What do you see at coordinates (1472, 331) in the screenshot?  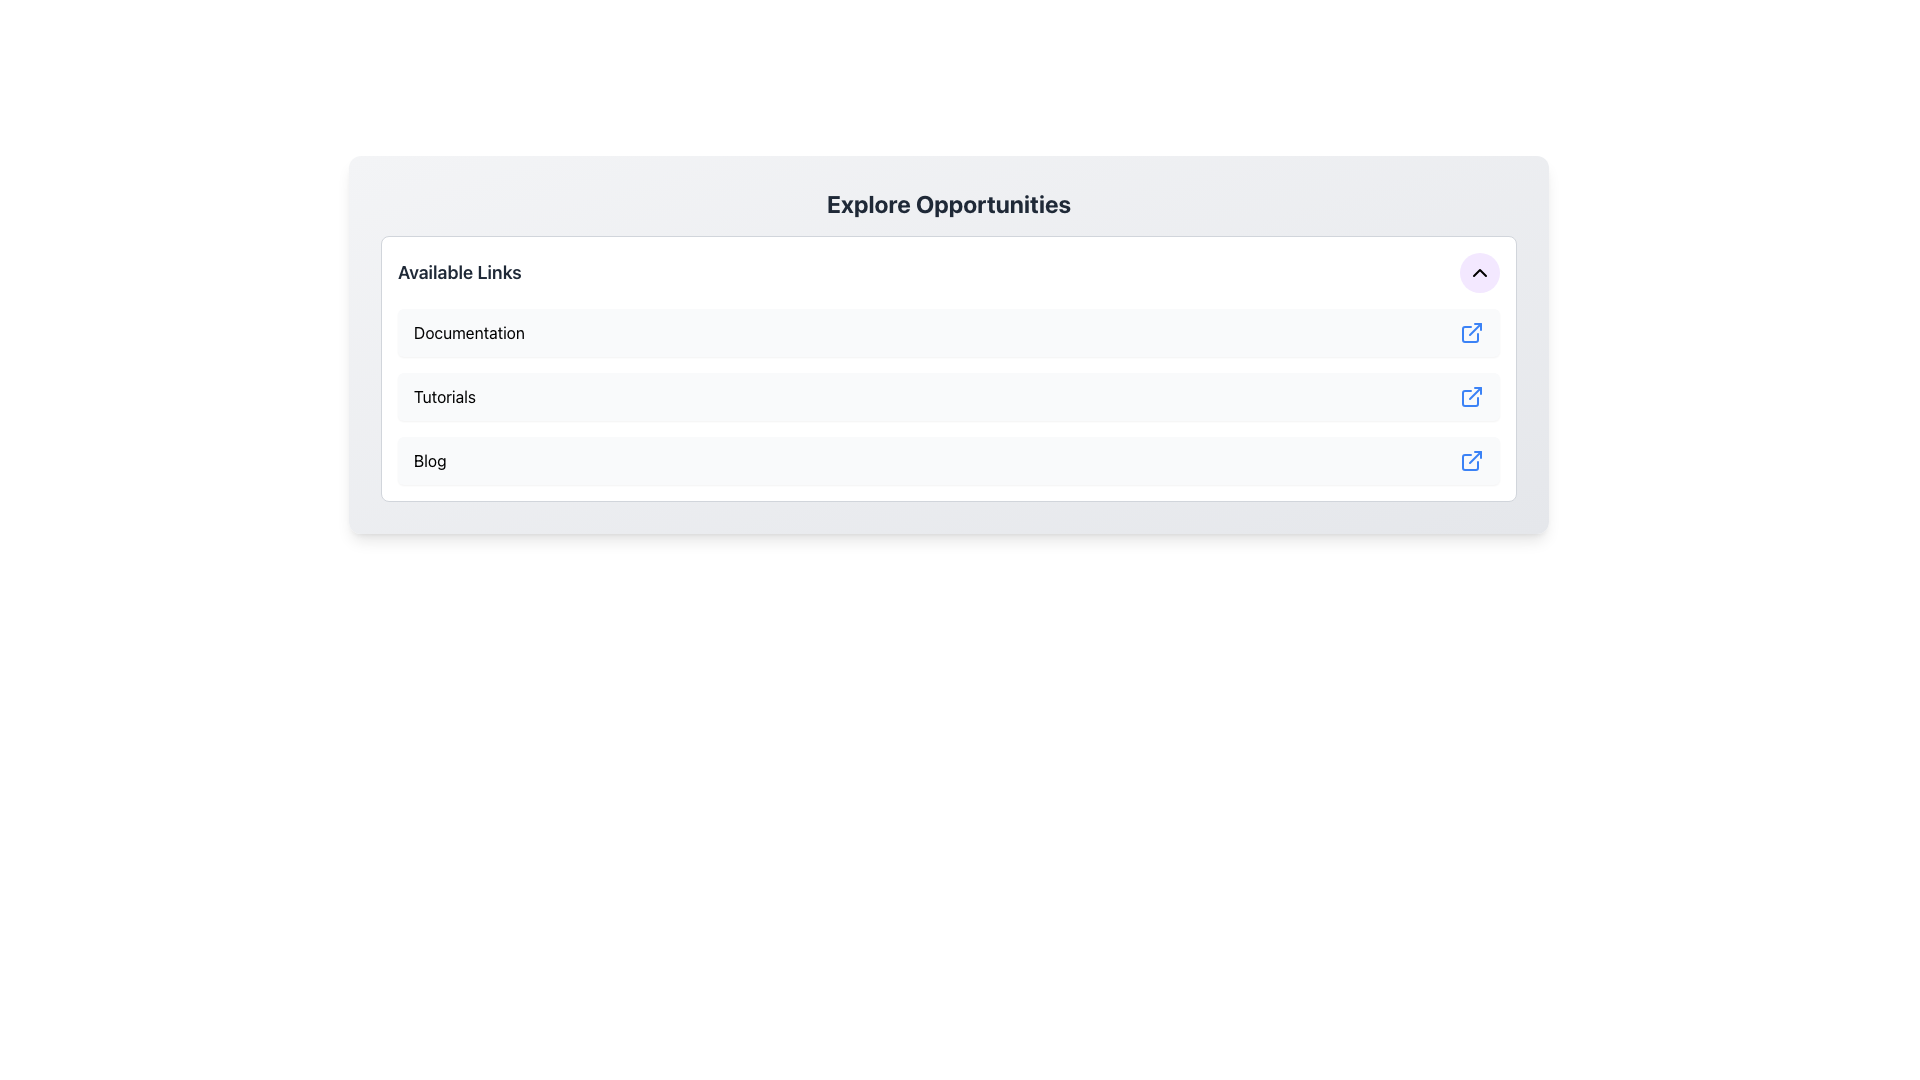 I see `the external link icon located to the right of the 'Documentation' label in the 'Available Links' section` at bounding box center [1472, 331].